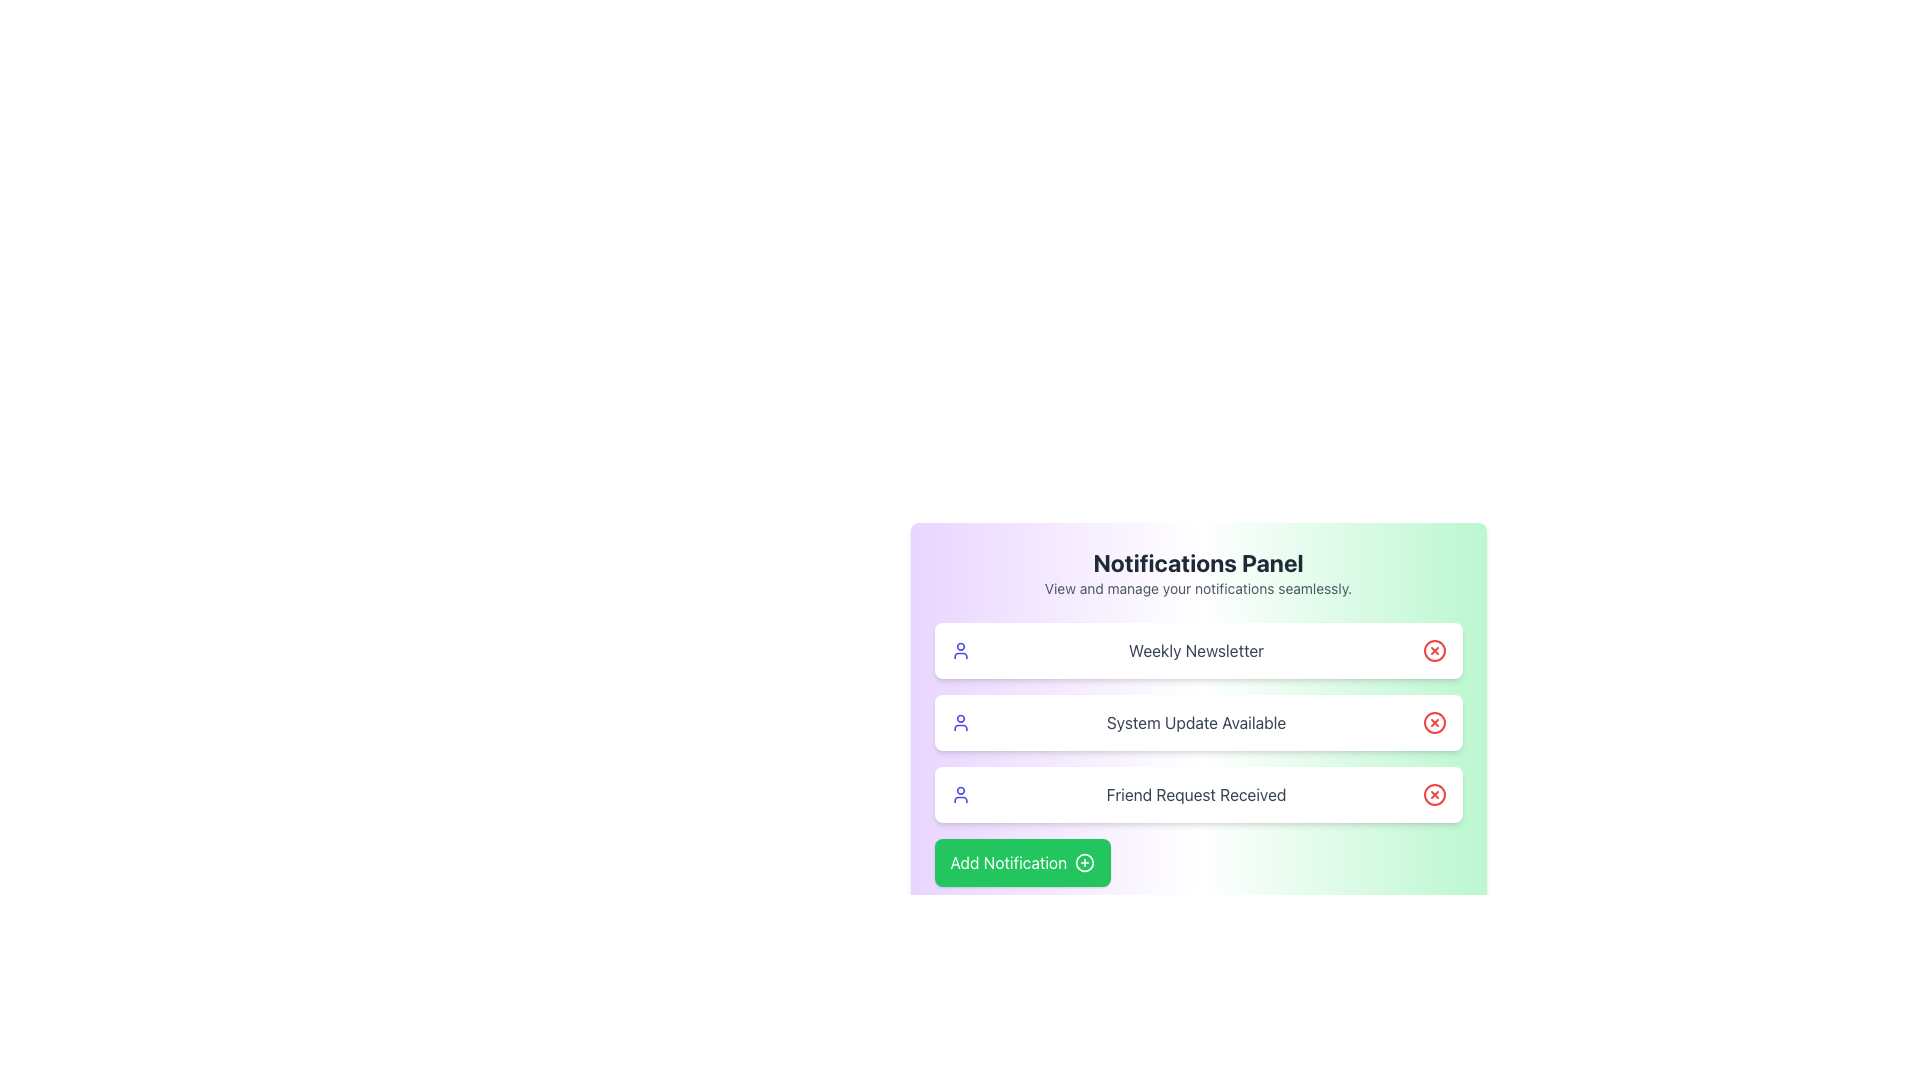 The image size is (1920, 1080). What do you see at coordinates (1433, 793) in the screenshot?
I see `the red circular Close button with a white cross, located at the far right of the 'Friend Request Received' notification row` at bounding box center [1433, 793].